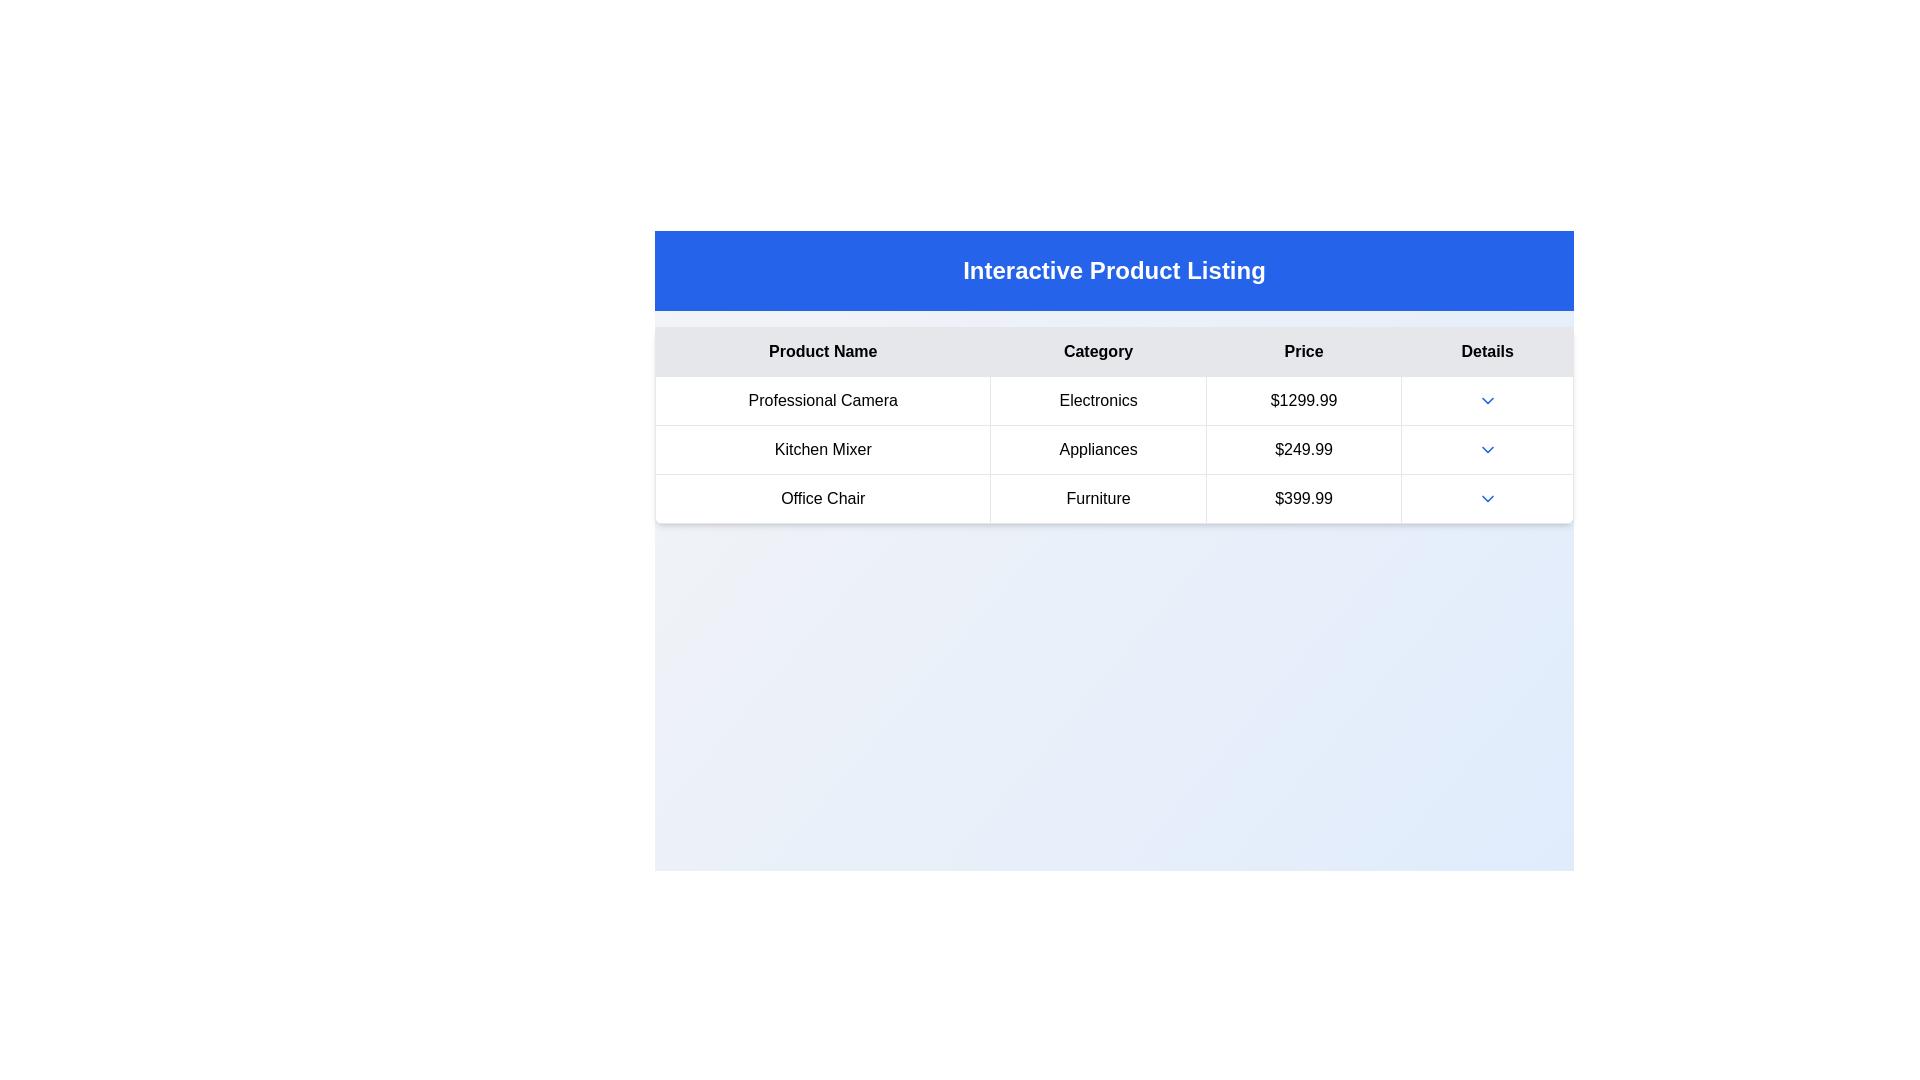  What do you see at coordinates (1097, 450) in the screenshot?
I see `text content of the Text Label element that displays 'Appliances' in a bold black font, located in the second column of the row labeled 'Kitchen Mixer' under the 'Category' section` at bounding box center [1097, 450].